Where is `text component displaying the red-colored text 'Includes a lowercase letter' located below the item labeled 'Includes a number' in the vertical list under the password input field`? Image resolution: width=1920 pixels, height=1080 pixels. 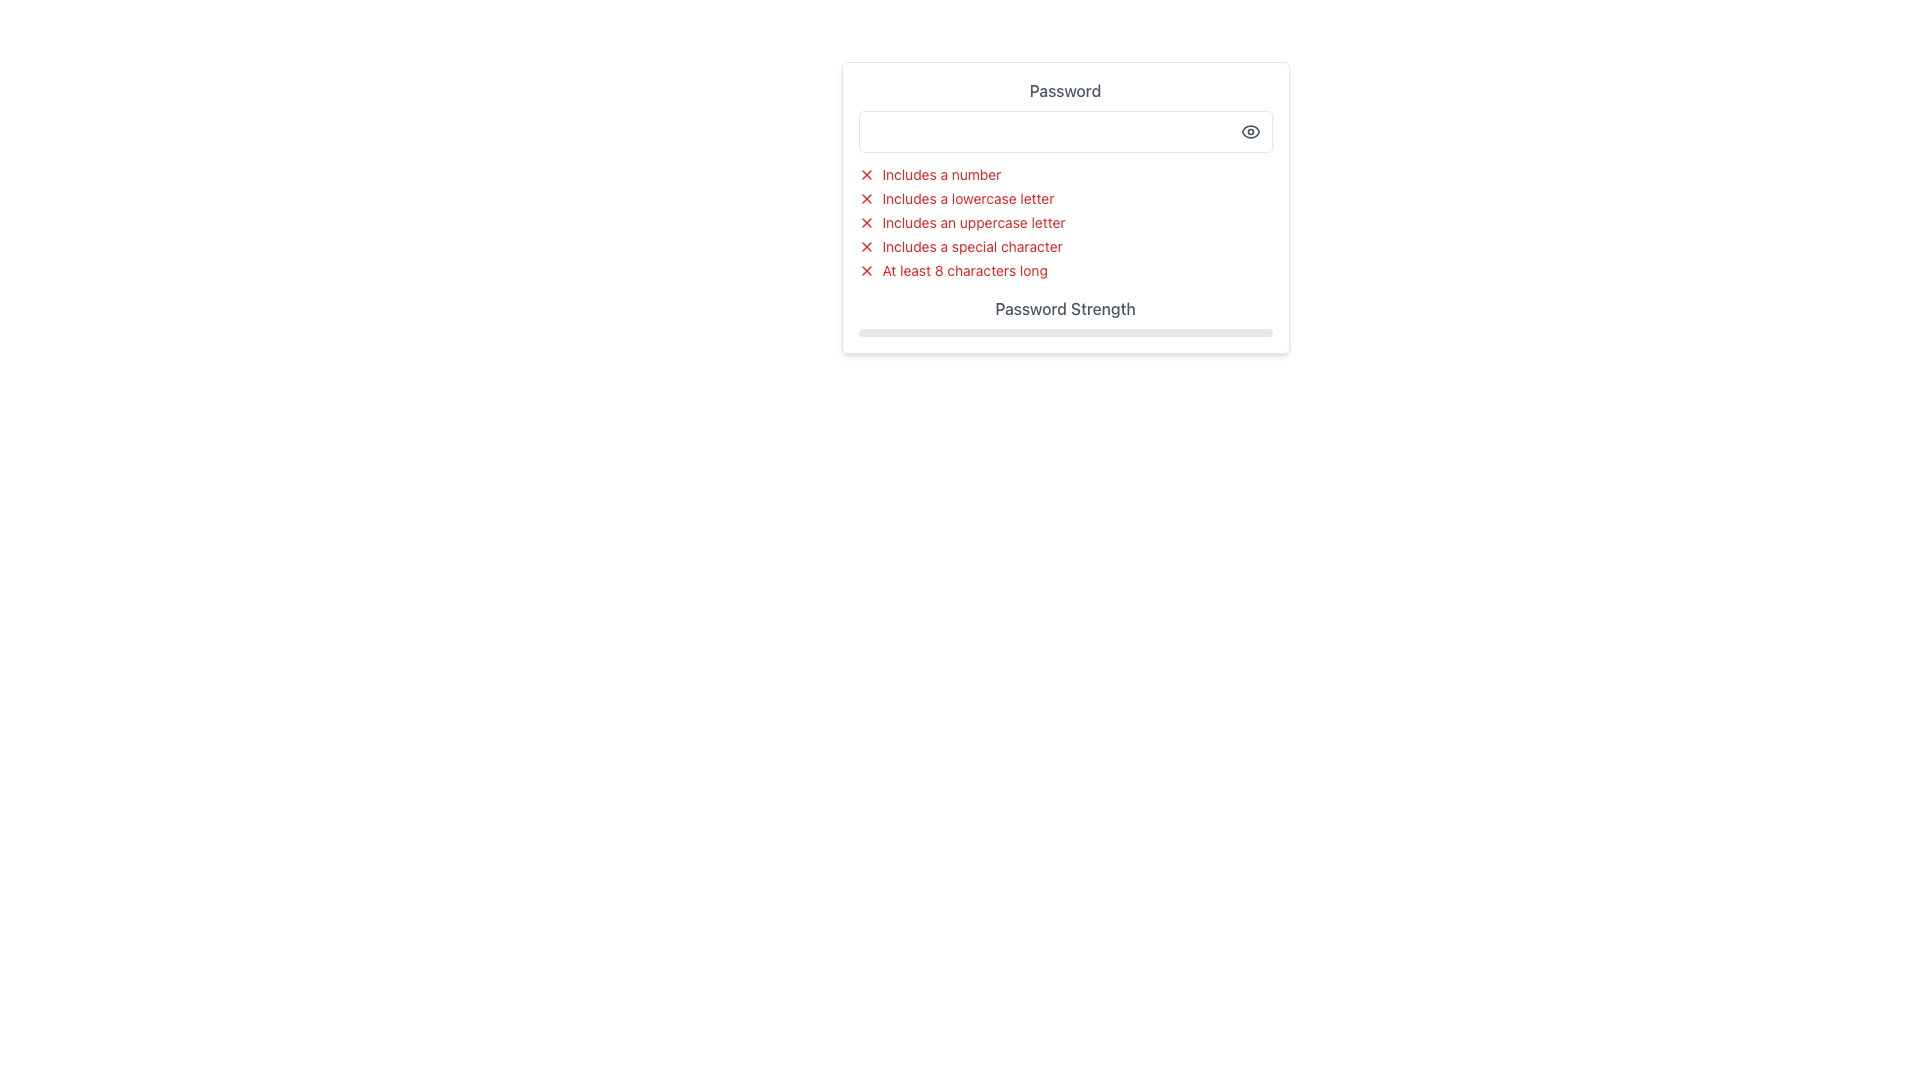 text component displaying the red-colored text 'Includes a lowercase letter' located below the item labeled 'Includes a number' in the vertical list under the password input field is located at coordinates (968, 199).